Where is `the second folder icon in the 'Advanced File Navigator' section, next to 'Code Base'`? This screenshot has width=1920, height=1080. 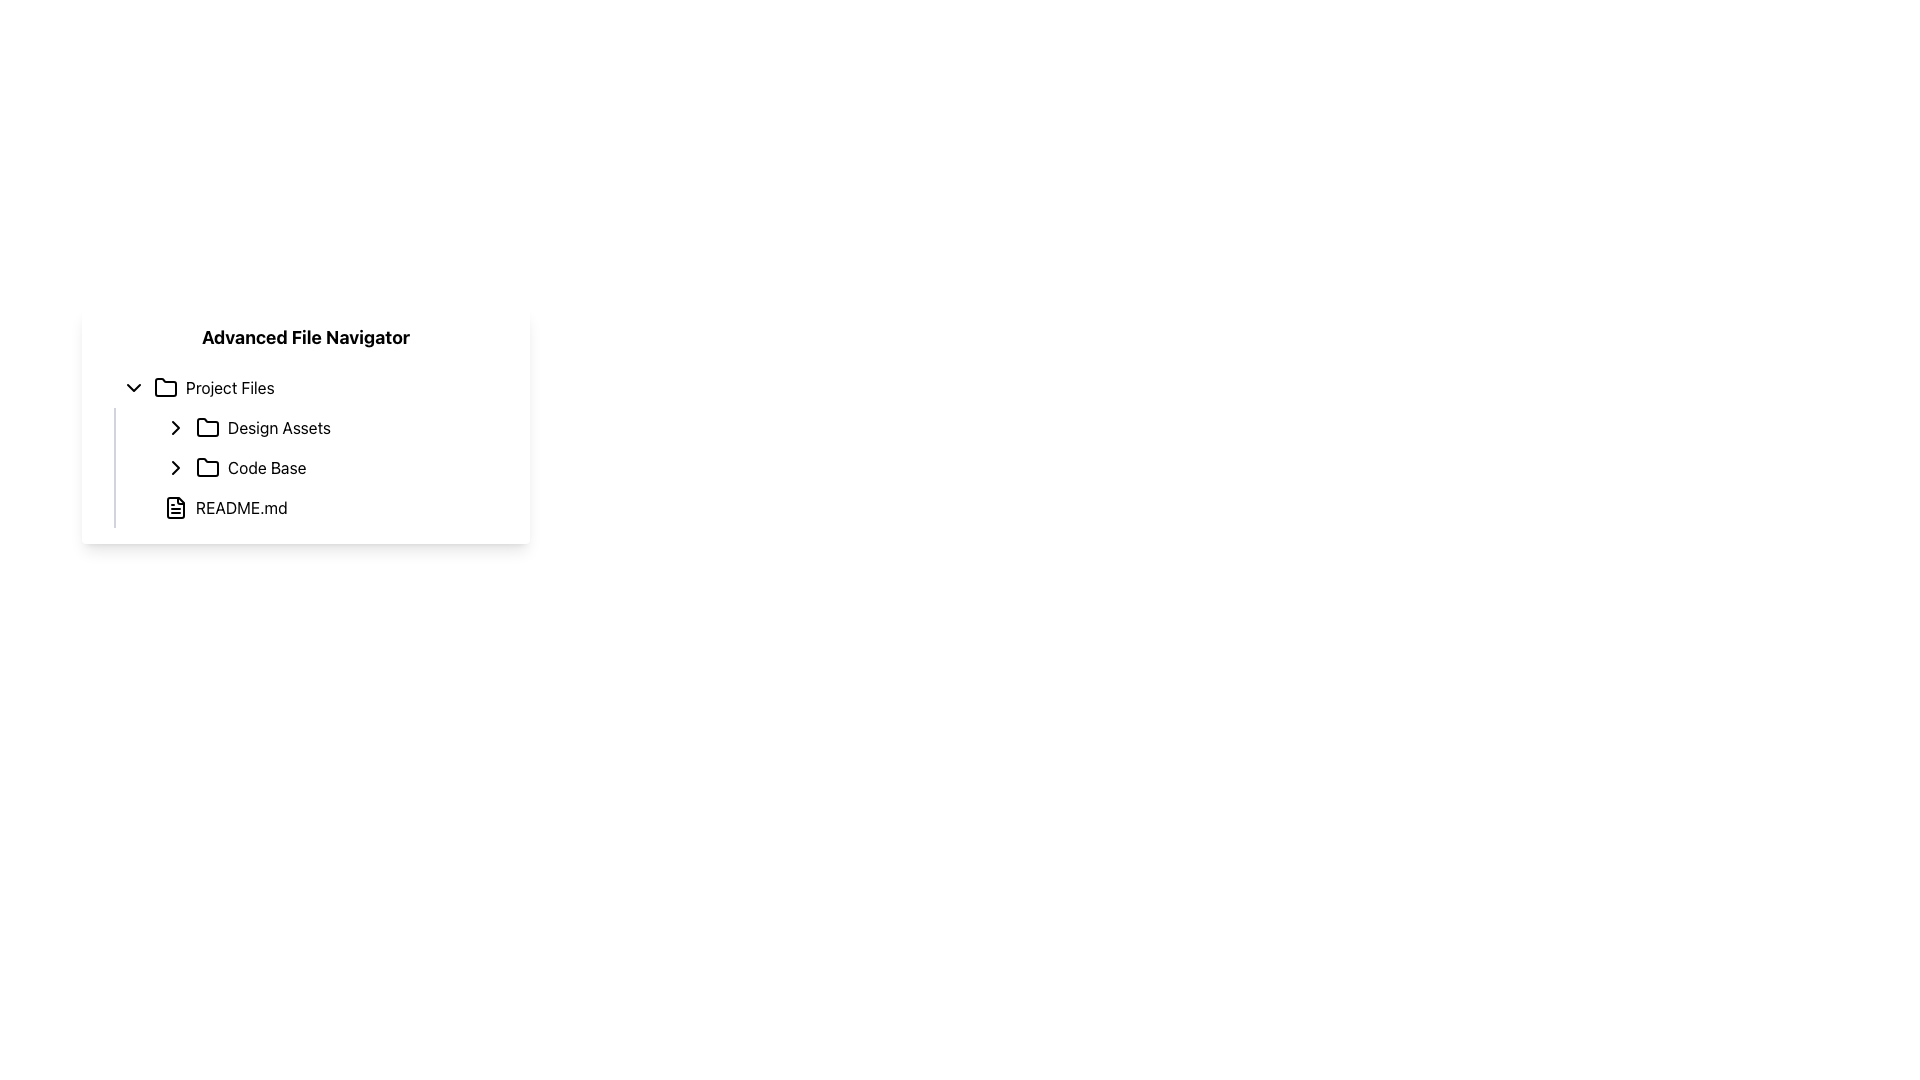
the second folder icon in the 'Advanced File Navigator' section, next to 'Code Base' is located at coordinates (207, 466).